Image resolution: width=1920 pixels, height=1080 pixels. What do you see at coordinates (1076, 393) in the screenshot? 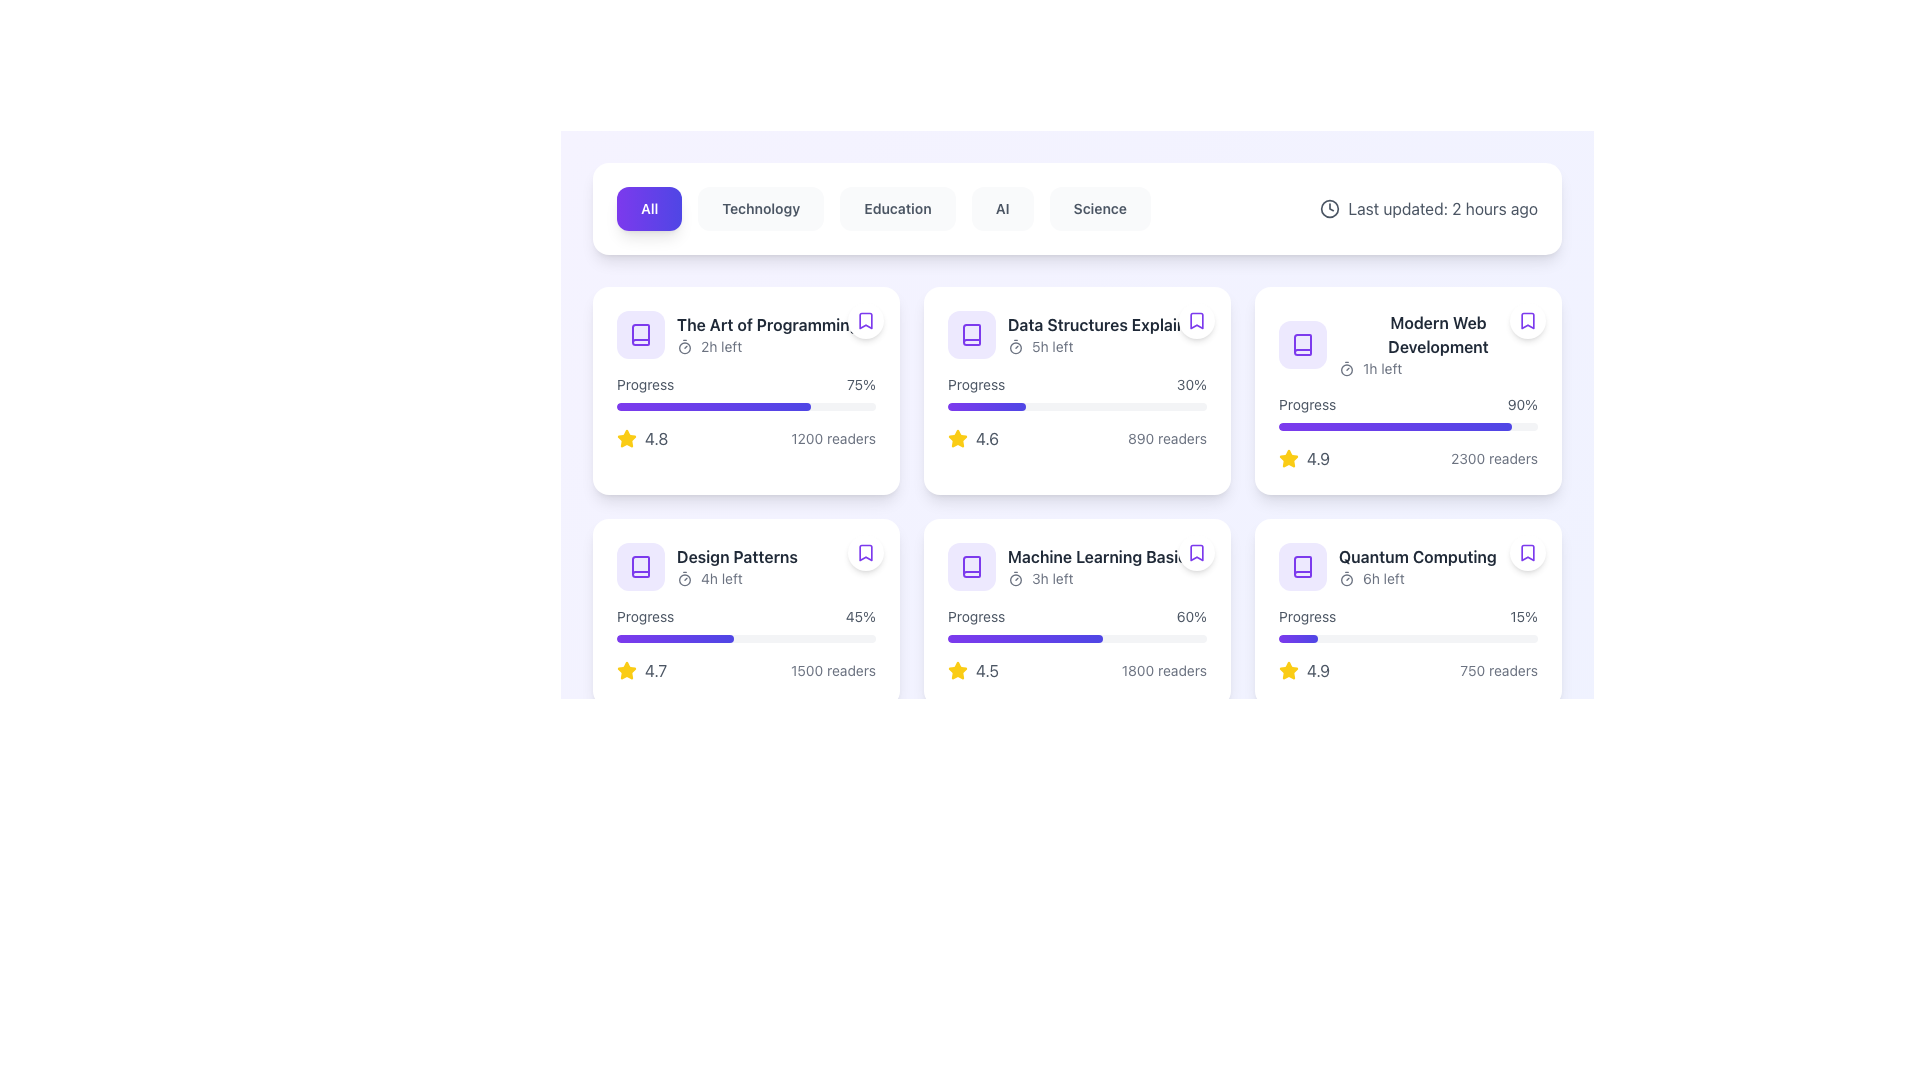
I see `the progress information of the progress bar labeled 'Progress' that shows '30%' completion within the 'Data Structures Explained' card` at bounding box center [1076, 393].